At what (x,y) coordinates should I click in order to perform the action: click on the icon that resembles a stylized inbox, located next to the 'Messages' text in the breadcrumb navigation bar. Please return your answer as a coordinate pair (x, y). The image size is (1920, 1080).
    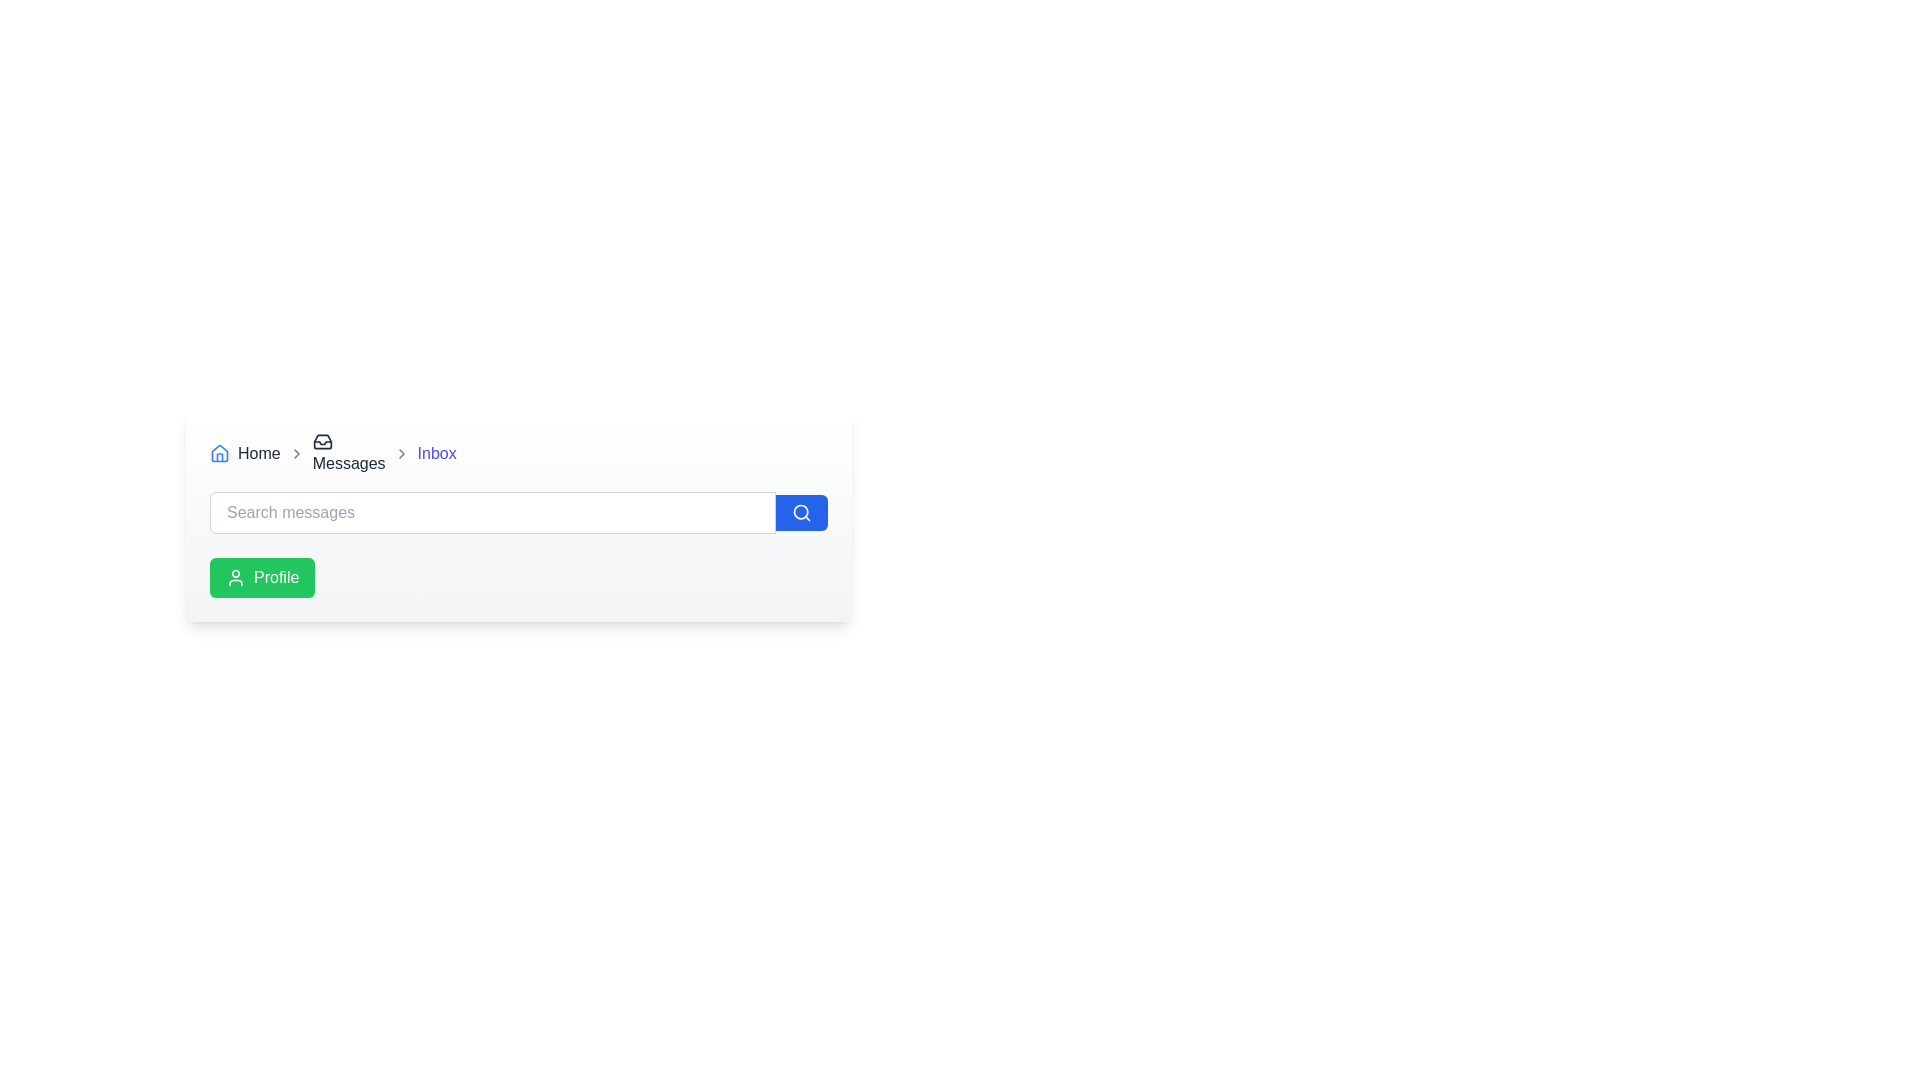
    Looking at the image, I should click on (322, 441).